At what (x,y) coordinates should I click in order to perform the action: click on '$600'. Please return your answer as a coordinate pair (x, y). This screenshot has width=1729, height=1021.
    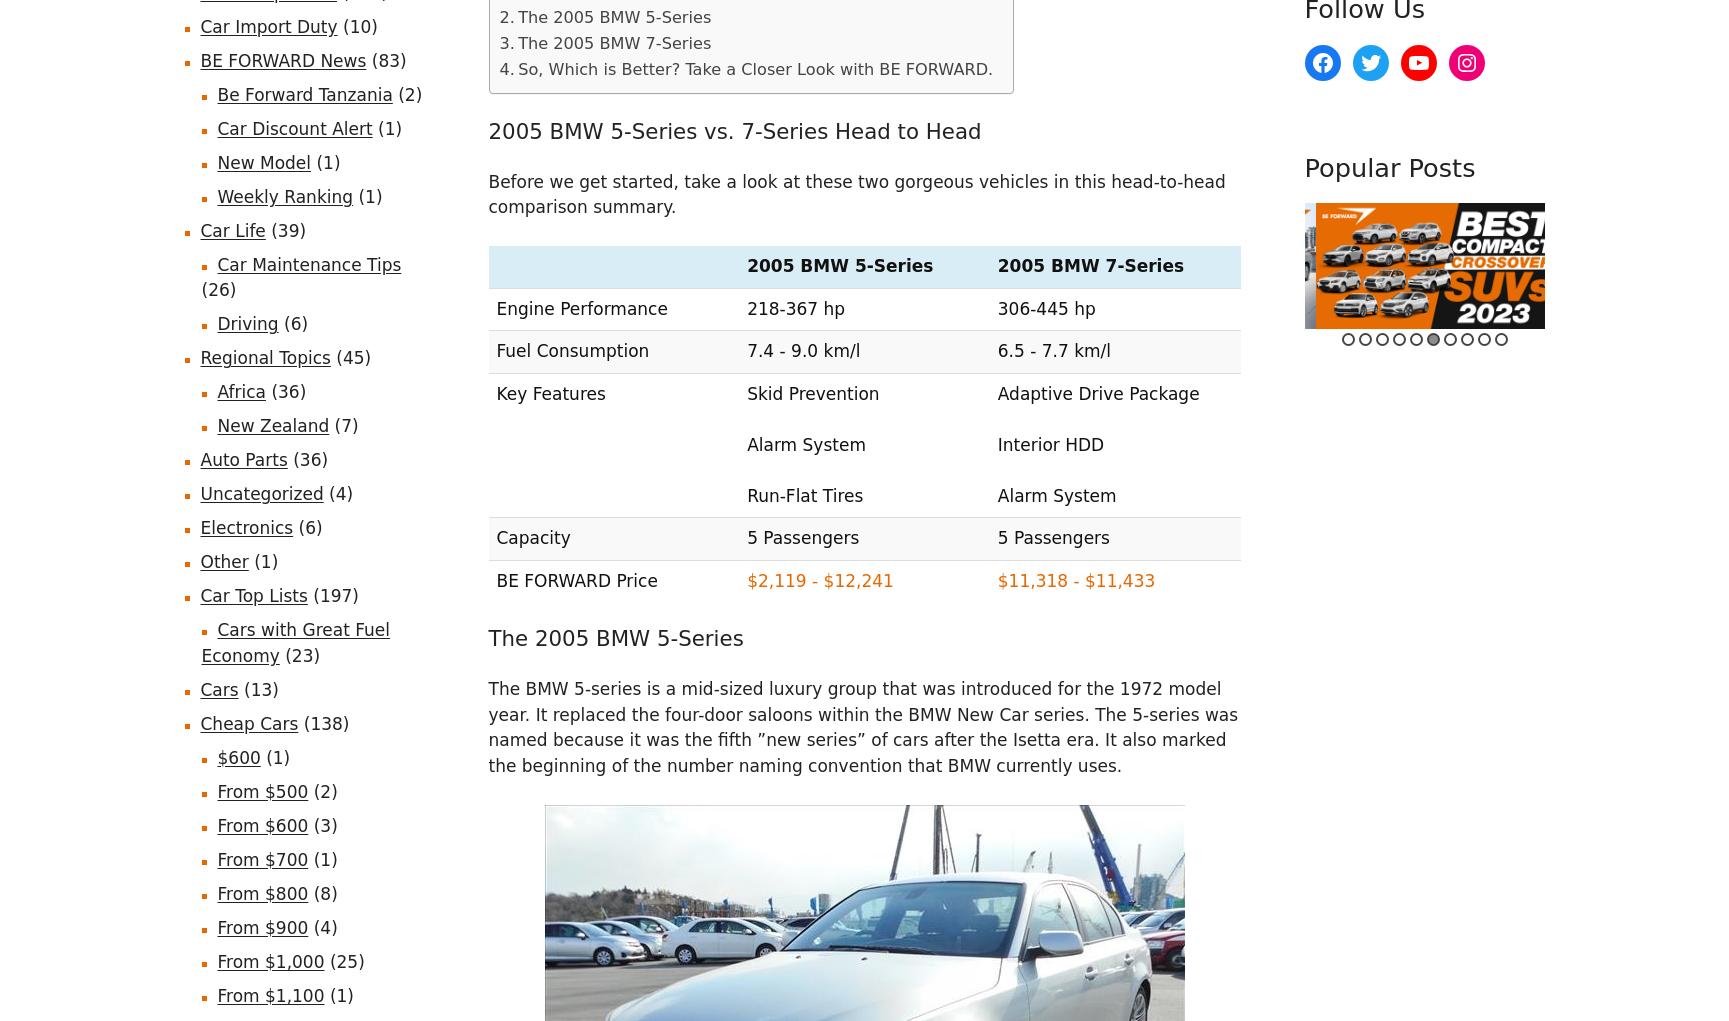
    Looking at the image, I should click on (237, 756).